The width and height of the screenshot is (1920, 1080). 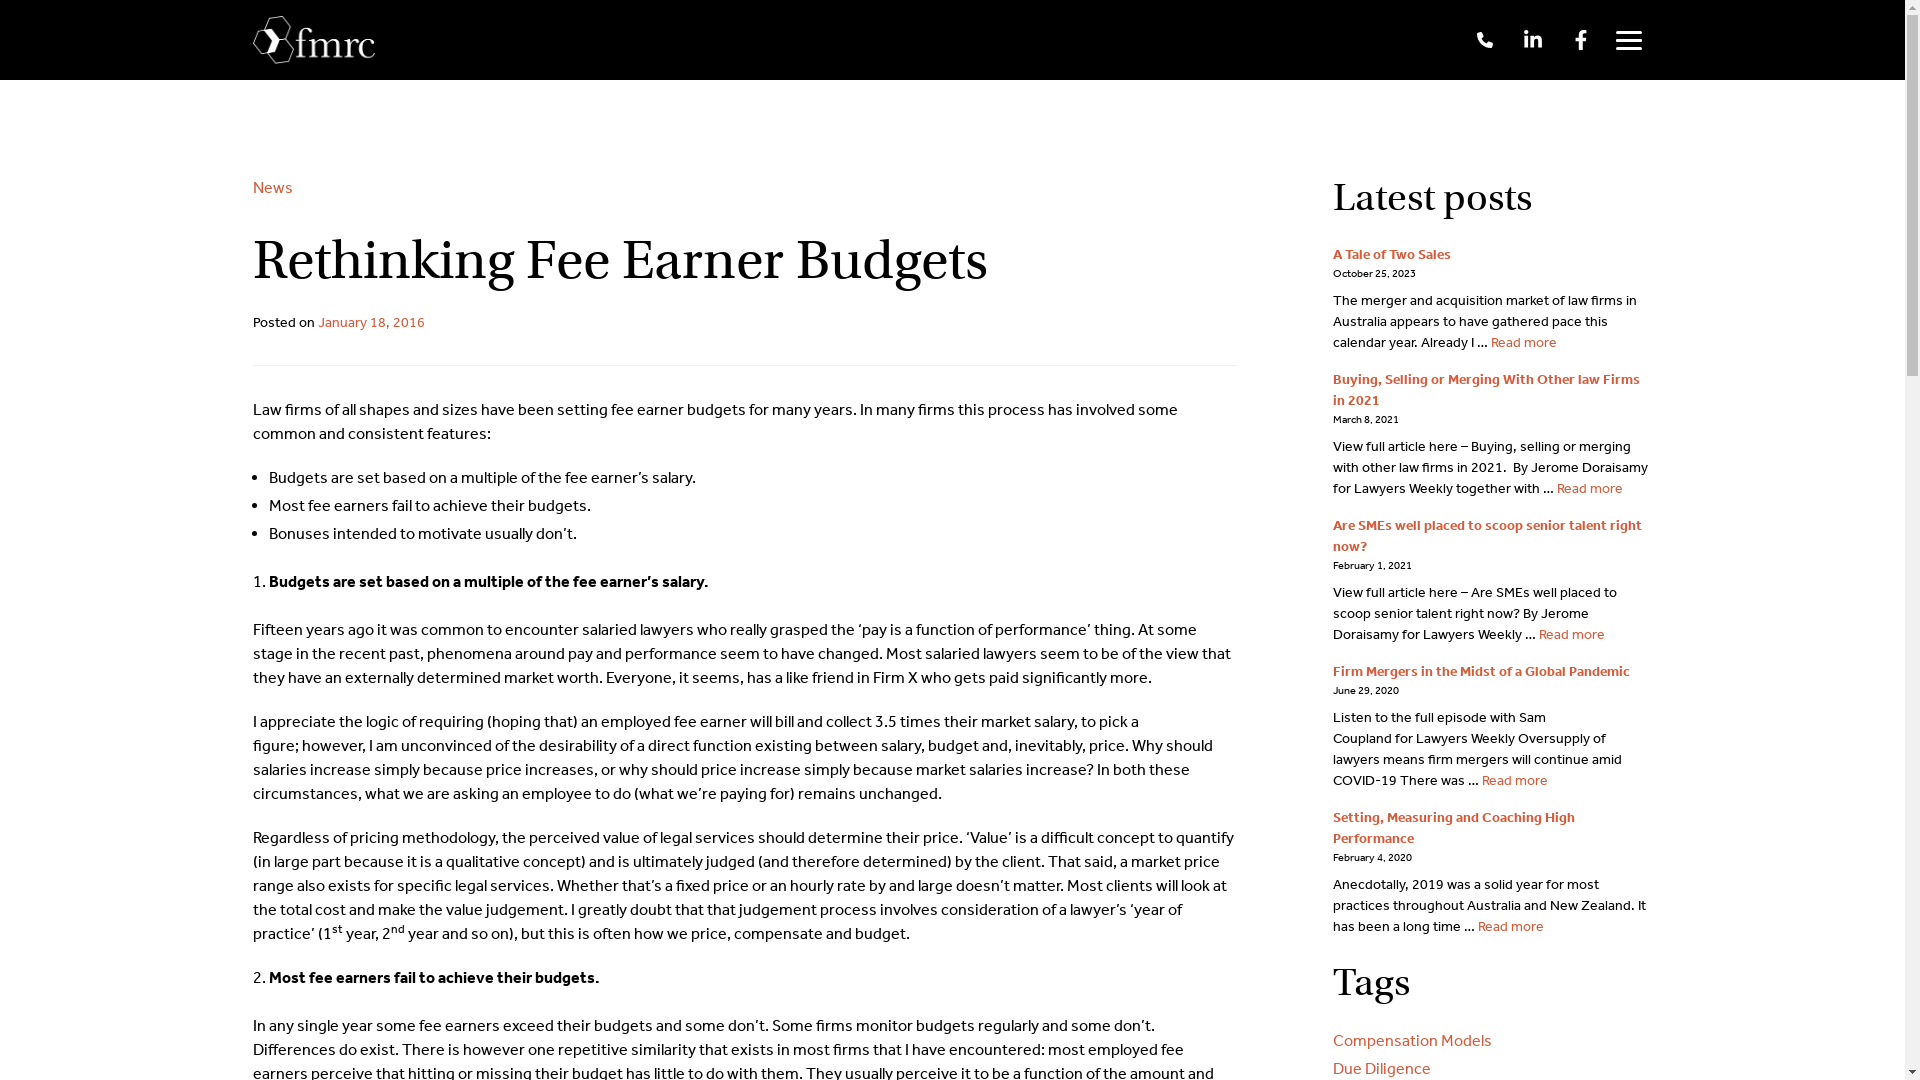 What do you see at coordinates (1521, 341) in the screenshot?
I see `'Read more'` at bounding box center [1521, 341].